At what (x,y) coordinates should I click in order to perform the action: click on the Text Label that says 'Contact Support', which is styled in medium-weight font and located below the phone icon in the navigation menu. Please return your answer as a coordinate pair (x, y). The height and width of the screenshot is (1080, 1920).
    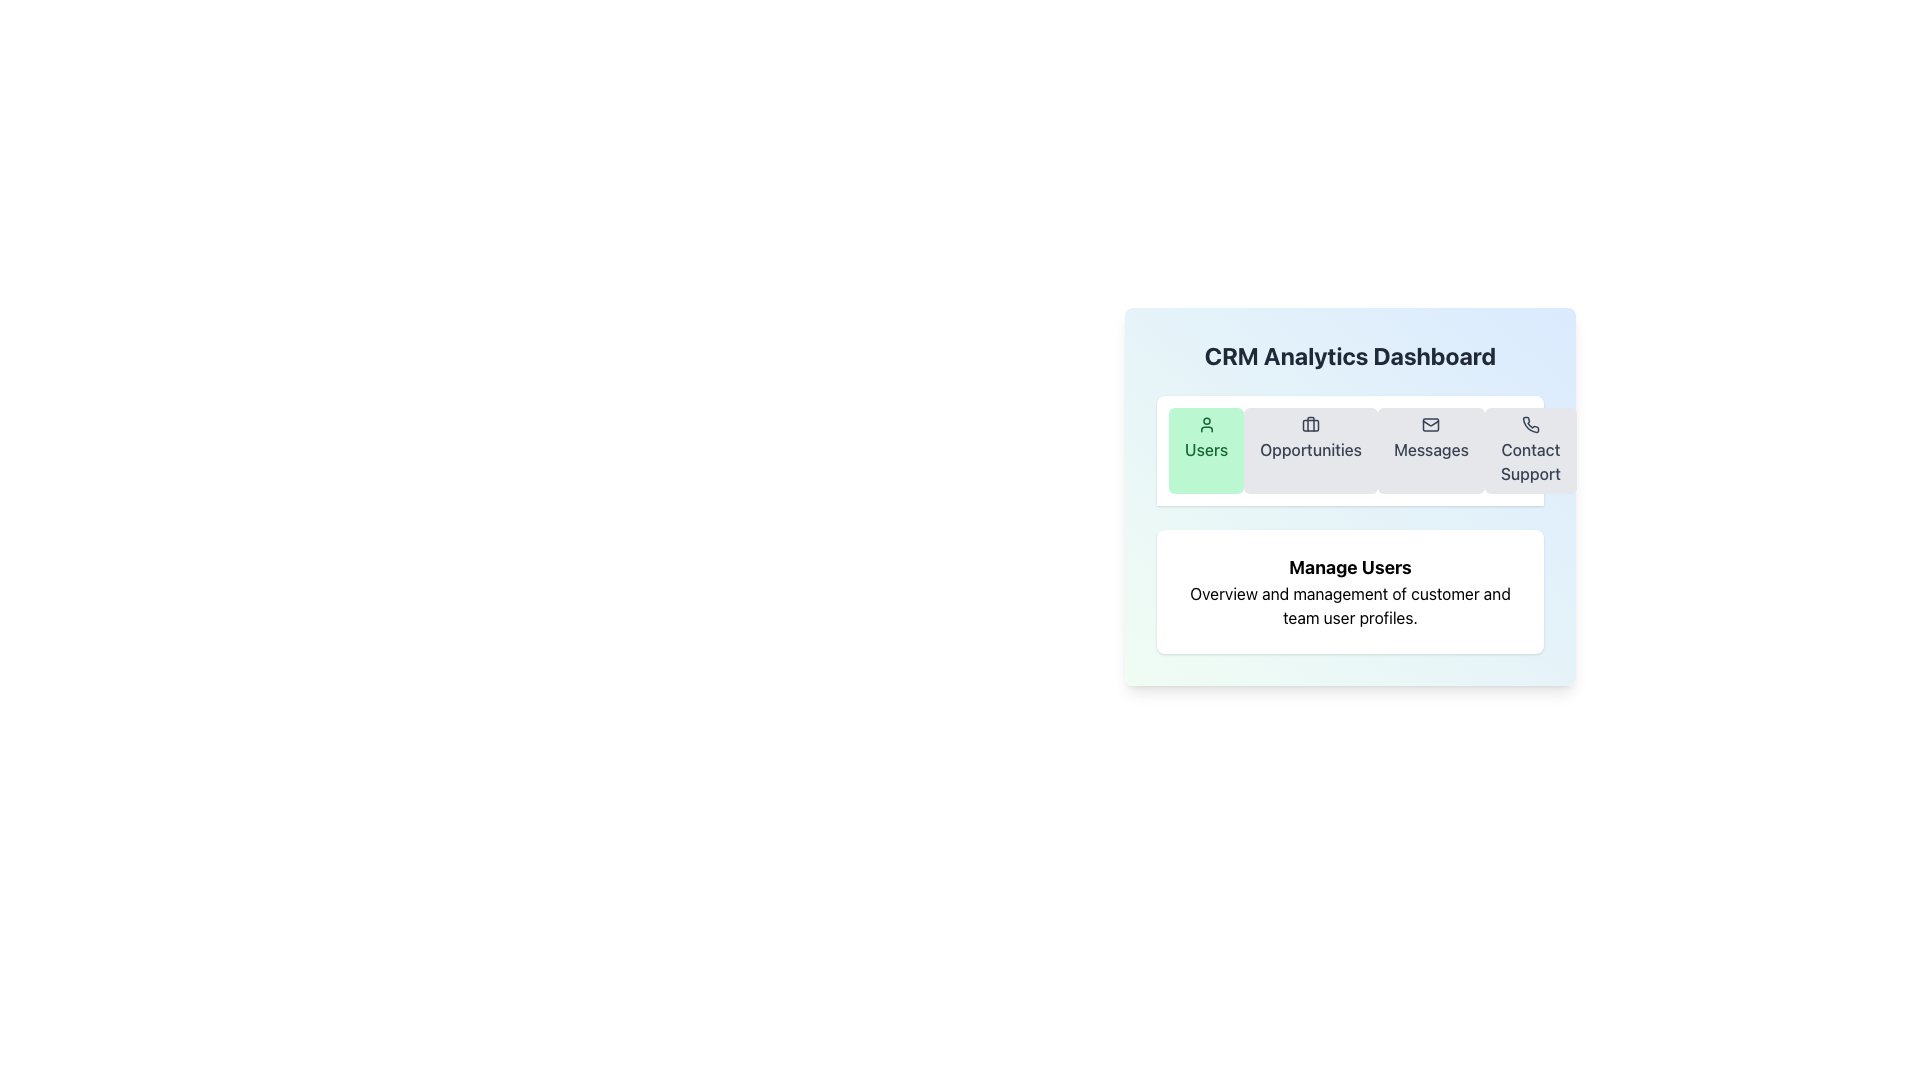
    Looking at the image, I should click on (1529, 462).